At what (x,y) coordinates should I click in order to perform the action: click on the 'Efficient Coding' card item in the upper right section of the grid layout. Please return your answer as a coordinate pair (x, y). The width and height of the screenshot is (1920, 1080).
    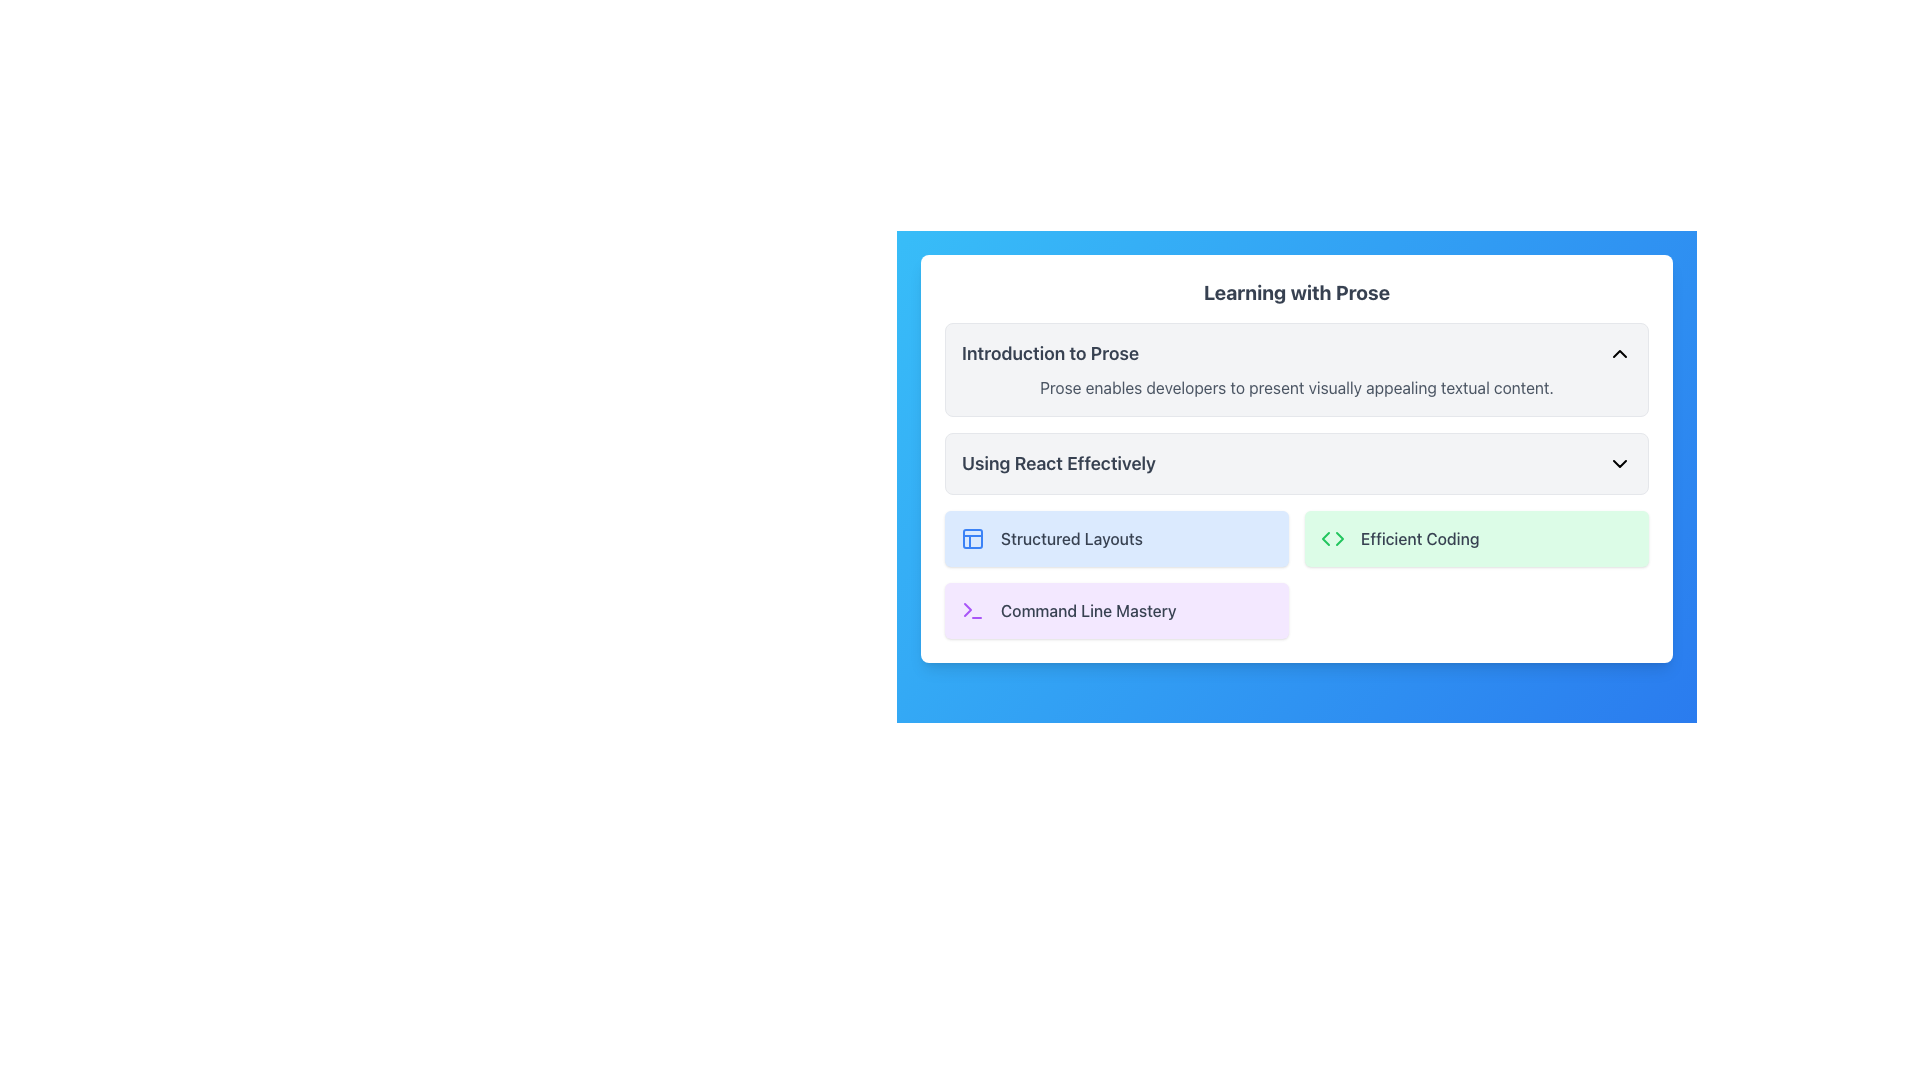
    Looking at the image, I should click on (1477, 538).